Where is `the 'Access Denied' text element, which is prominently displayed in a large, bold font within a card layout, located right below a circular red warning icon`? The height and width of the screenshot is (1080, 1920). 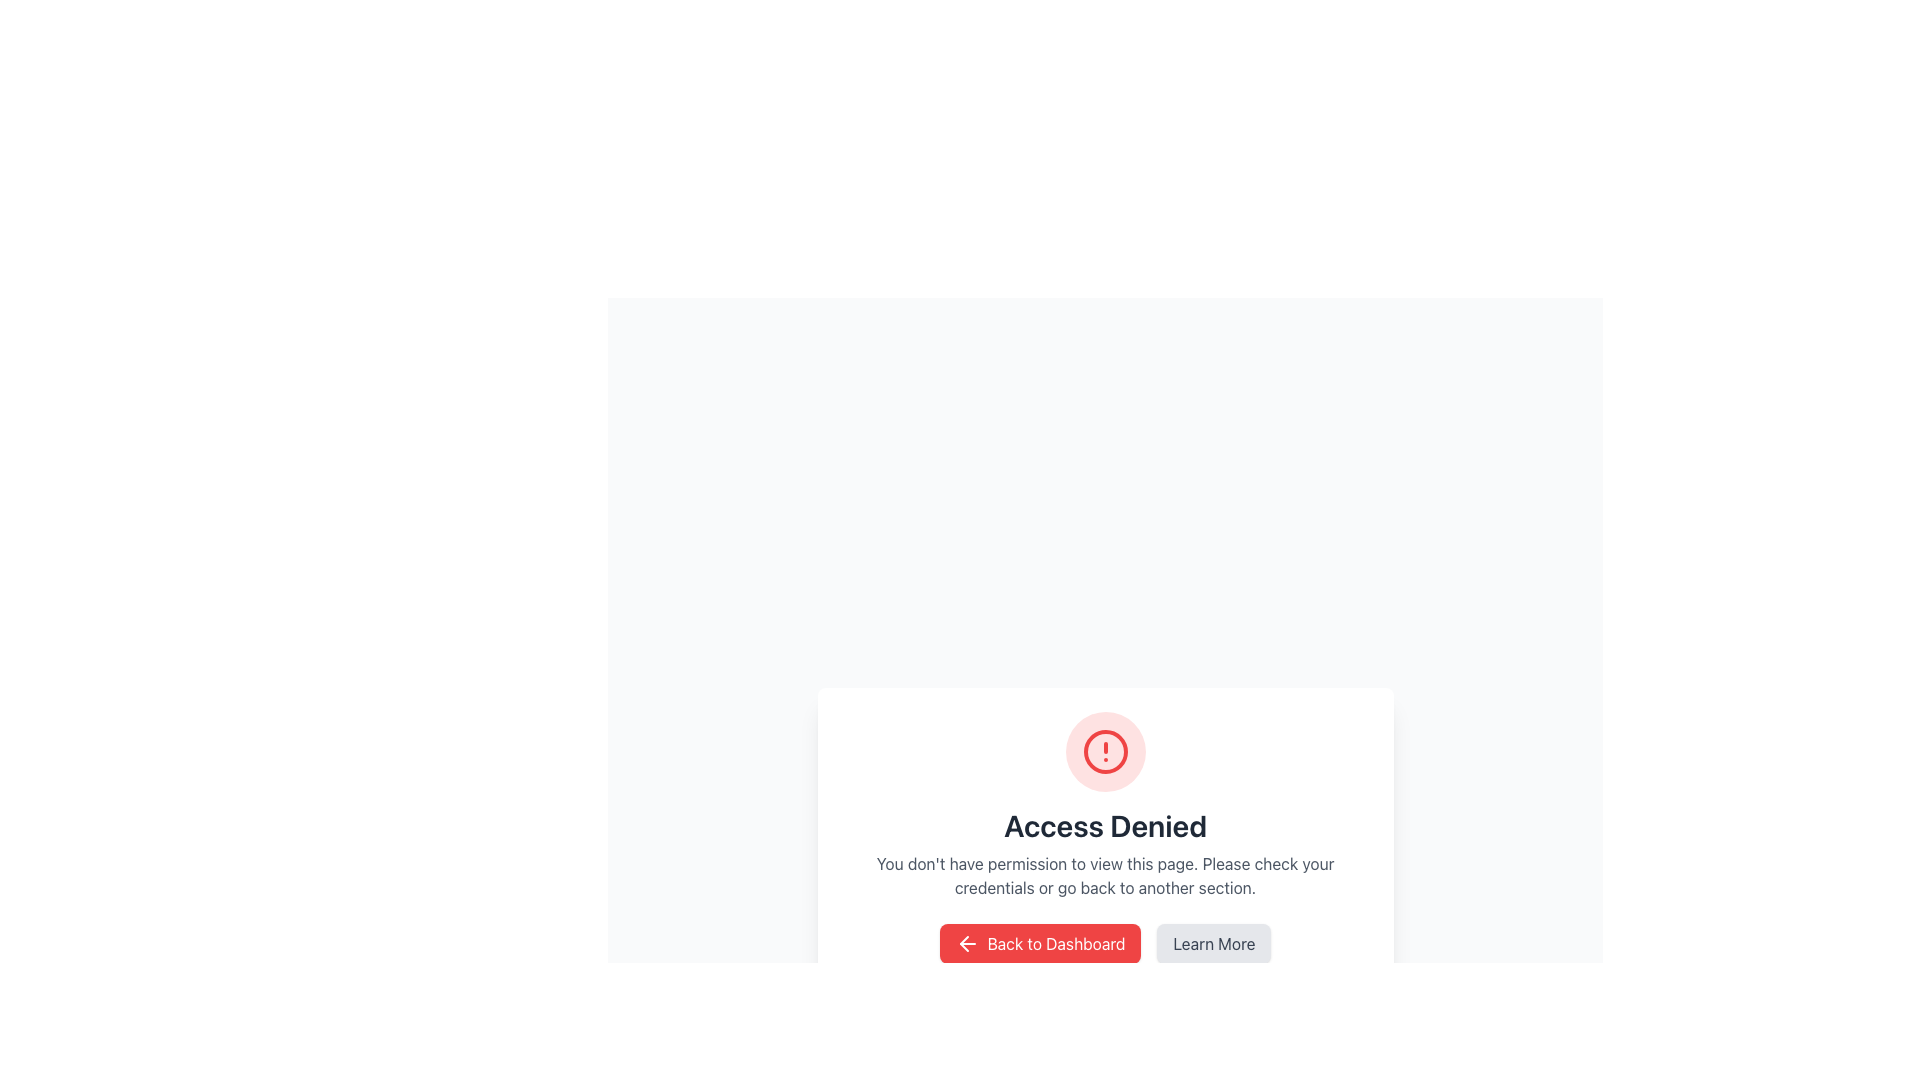
the 'Access Denied' text element, which is prominently displayed in a large, bold font within a card layout, located right below a circular red warning icon is located at coordinates (1104, 825).